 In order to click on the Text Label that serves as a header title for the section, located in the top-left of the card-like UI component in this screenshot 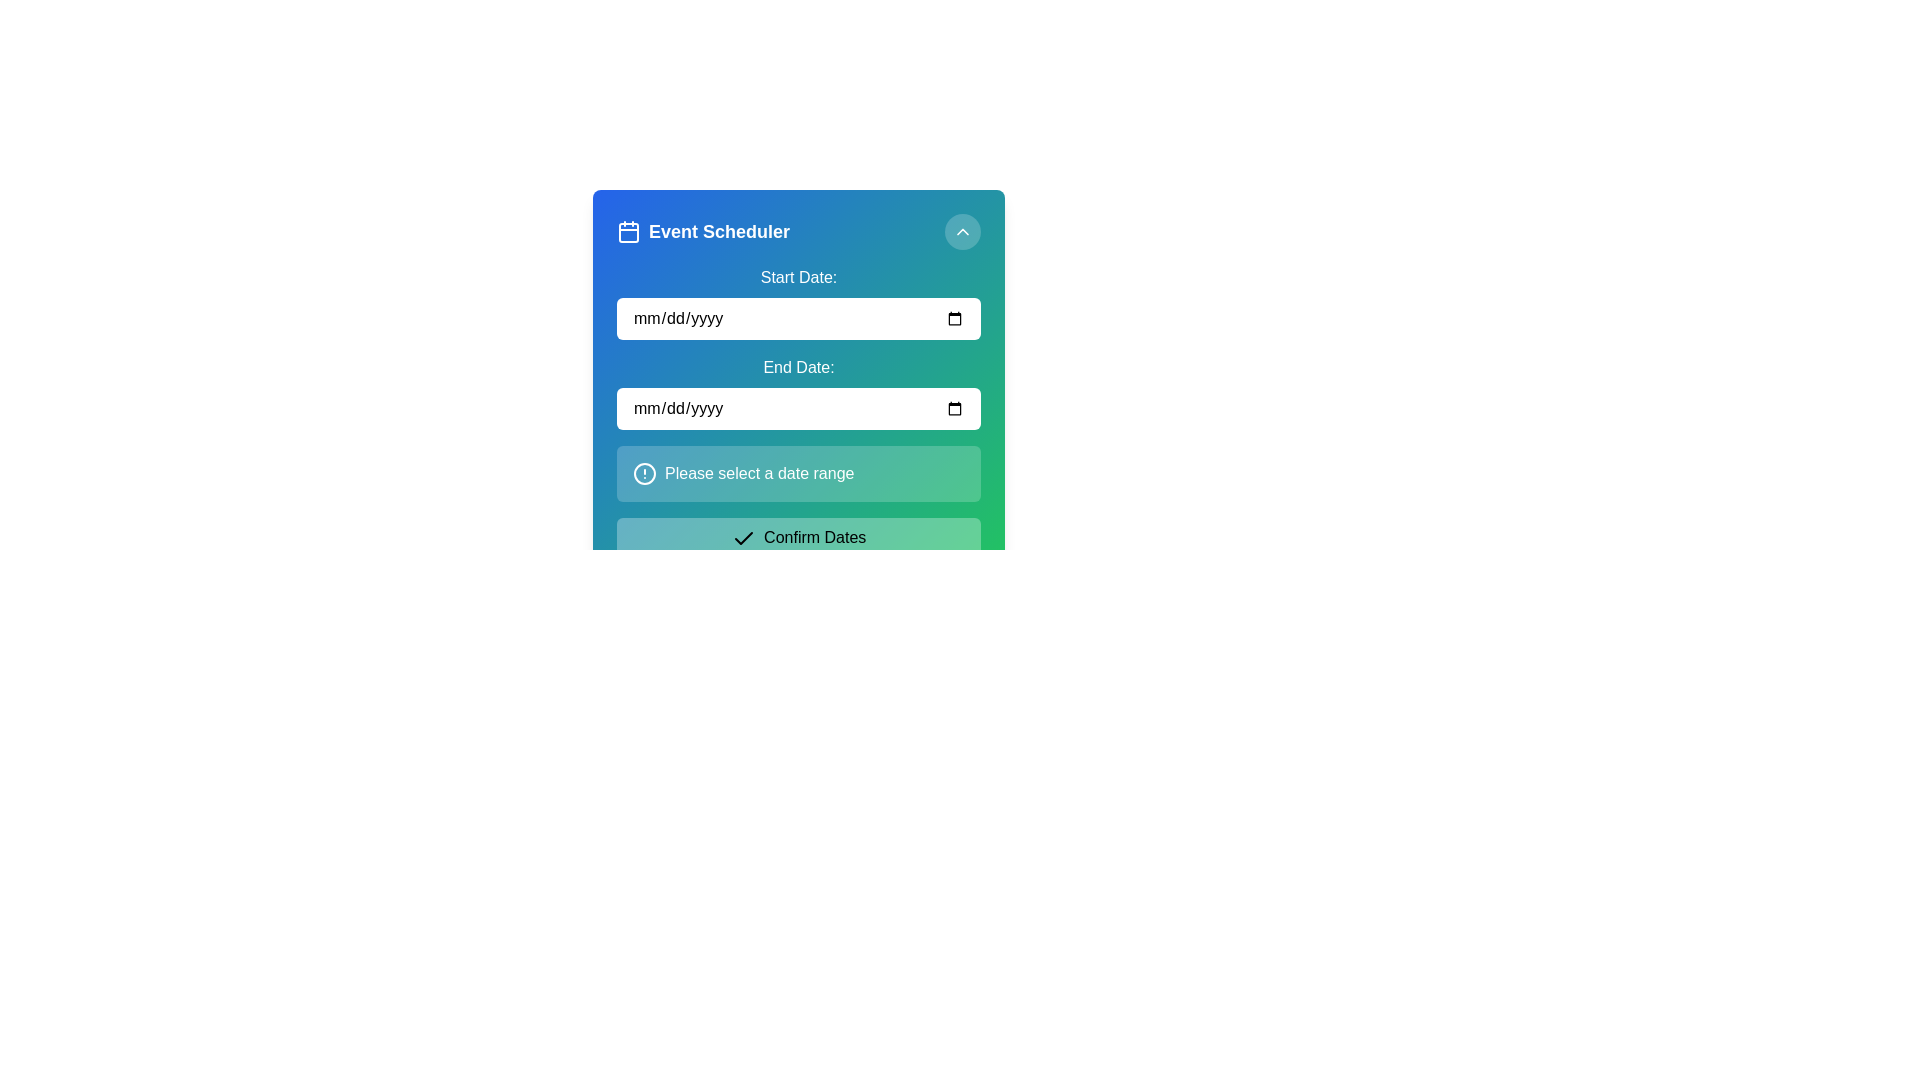, I will do `click(703, 230)`.